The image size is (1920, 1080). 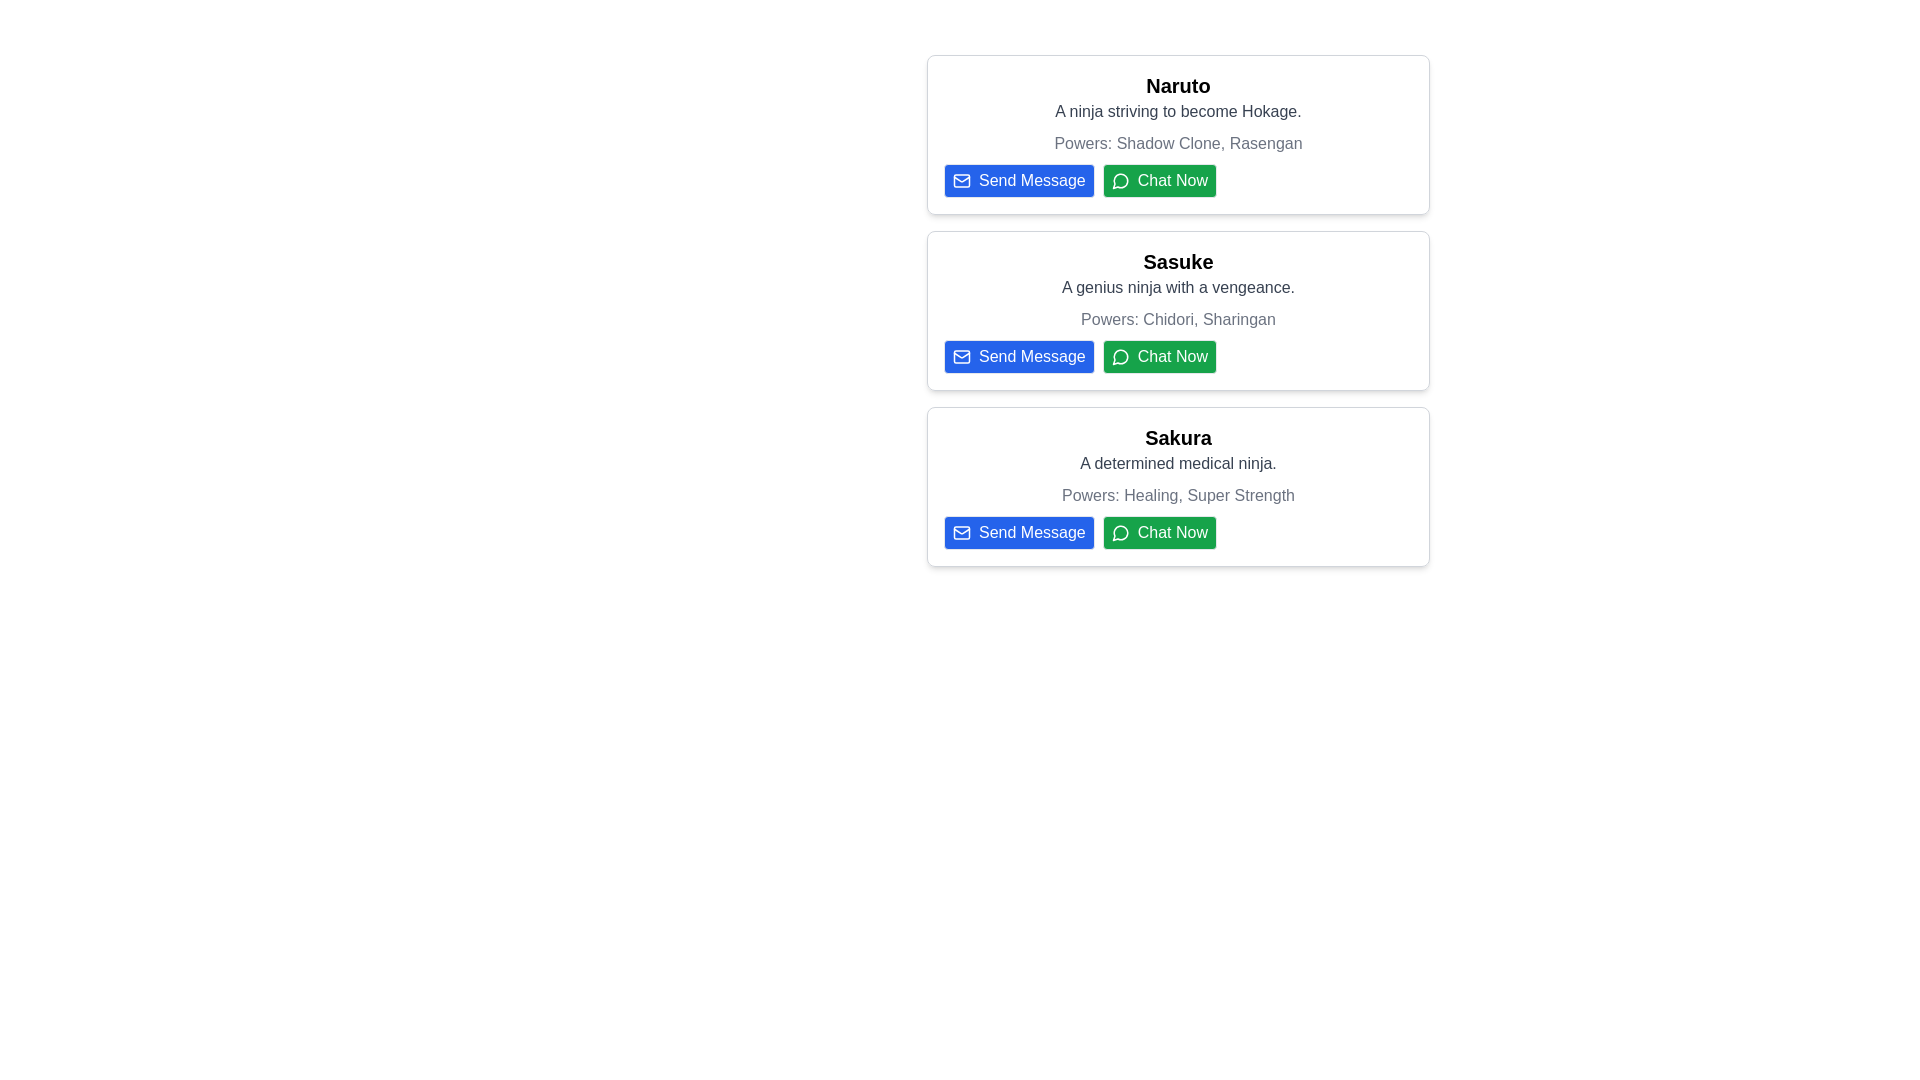 I want to click on the button located in the bottom-right corner of the 'Sakura' card to initiate a chat session, so click(x=1178, y=531).